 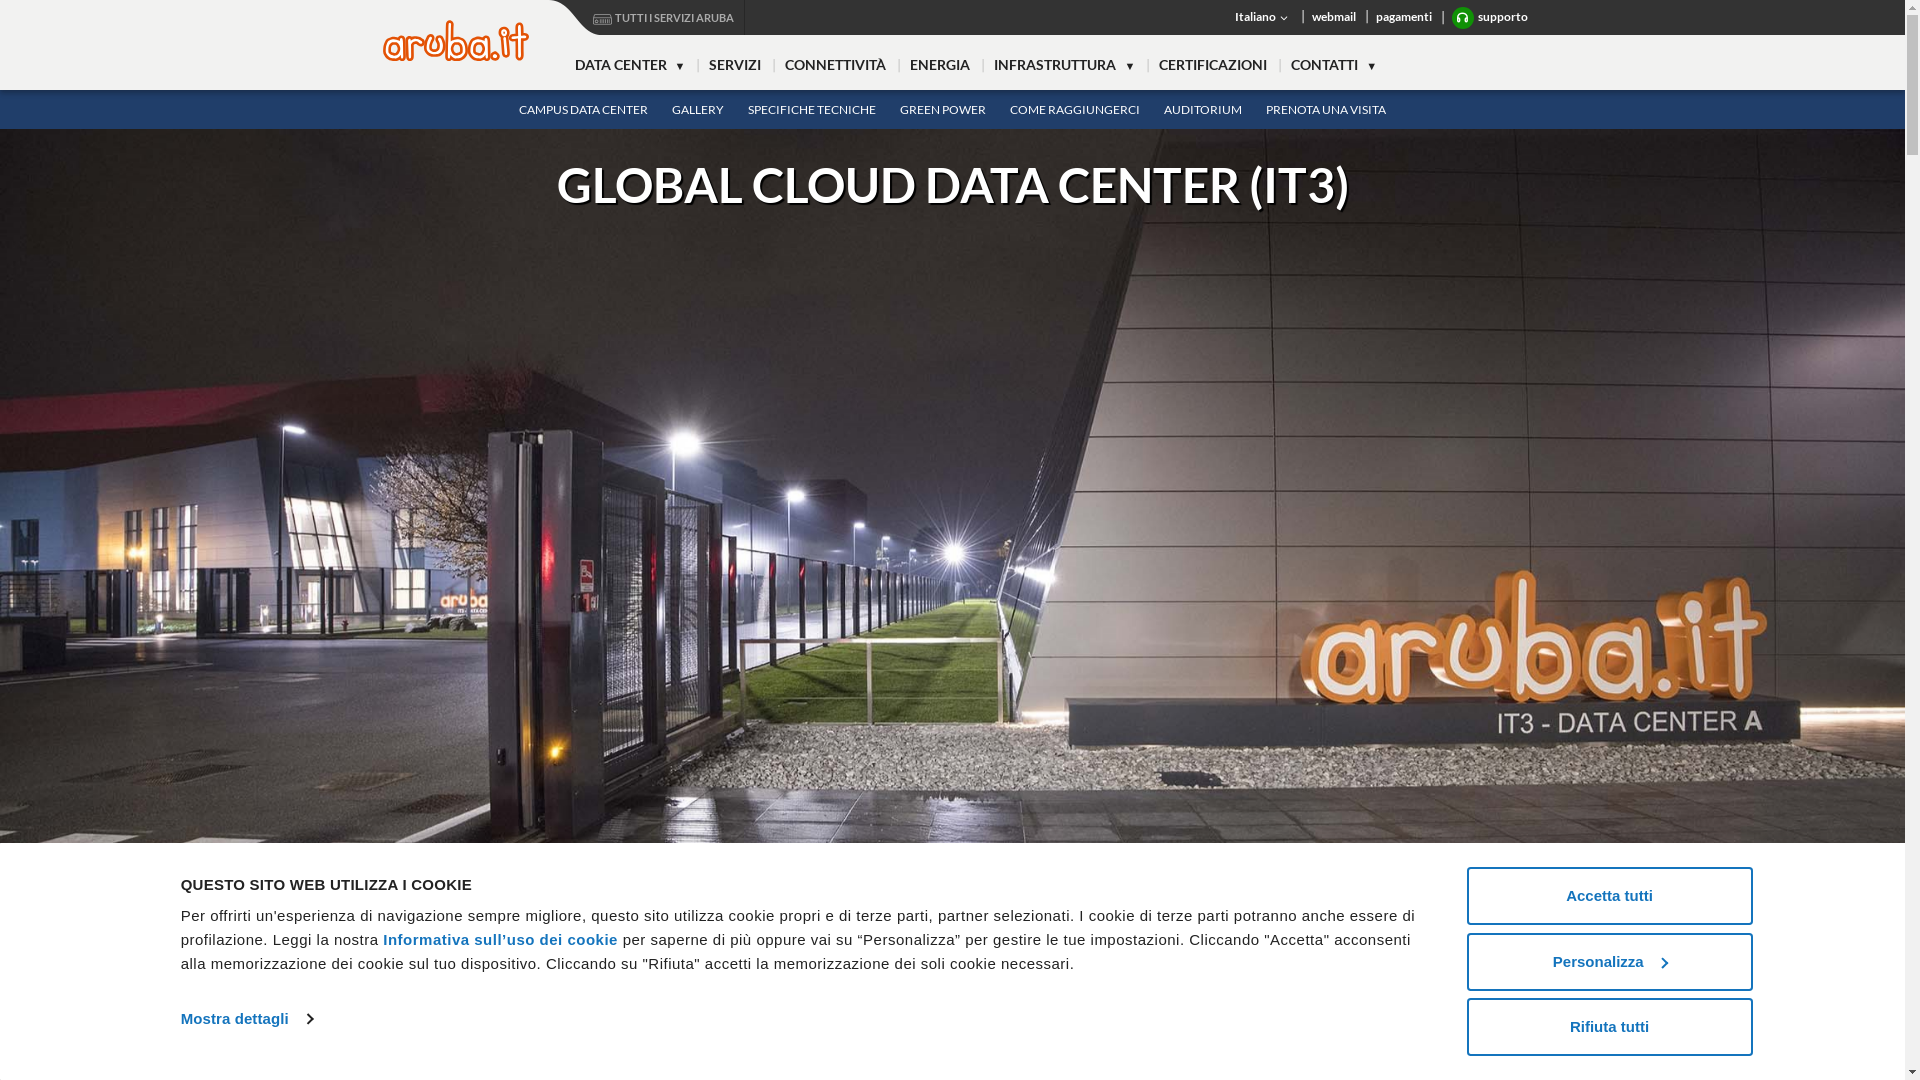 I want to click on 'CERTIFICAZIONI', so click(x=1212, y=64).